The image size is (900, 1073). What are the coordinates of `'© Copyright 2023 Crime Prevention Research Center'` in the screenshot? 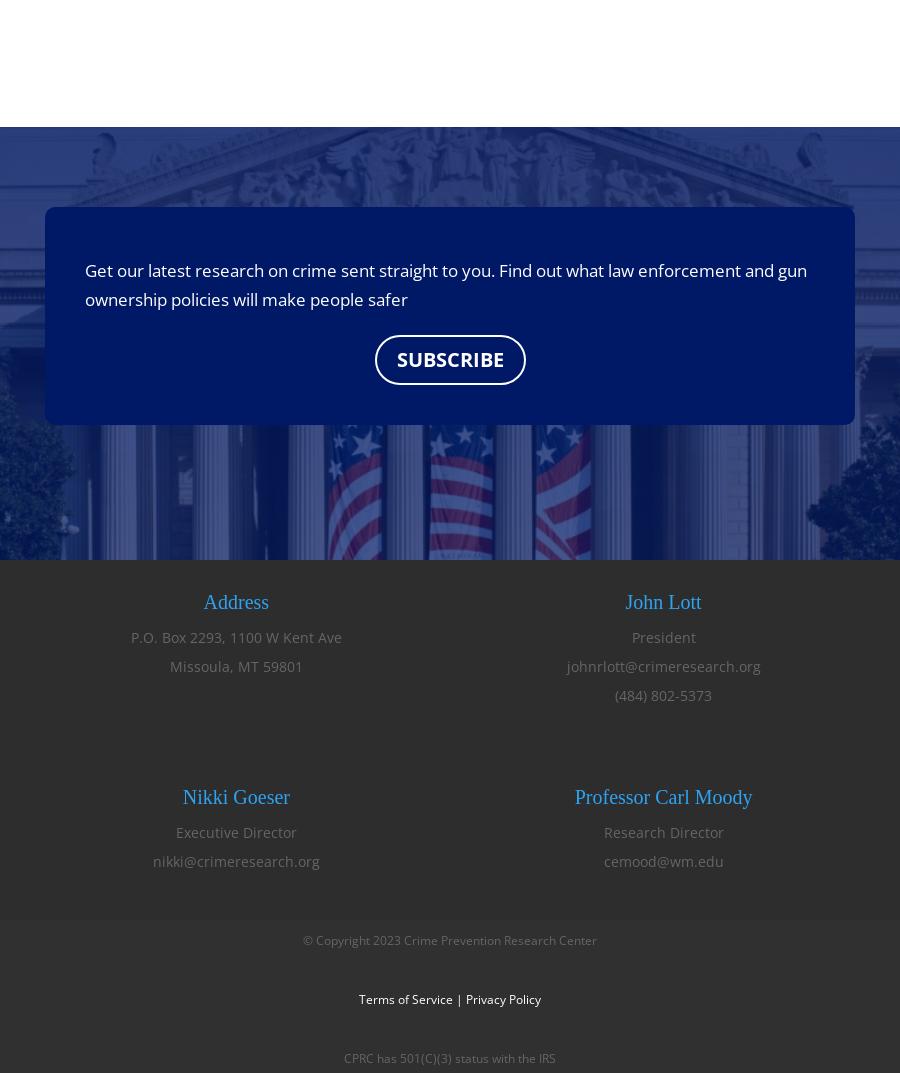 It's located at (450, 940).